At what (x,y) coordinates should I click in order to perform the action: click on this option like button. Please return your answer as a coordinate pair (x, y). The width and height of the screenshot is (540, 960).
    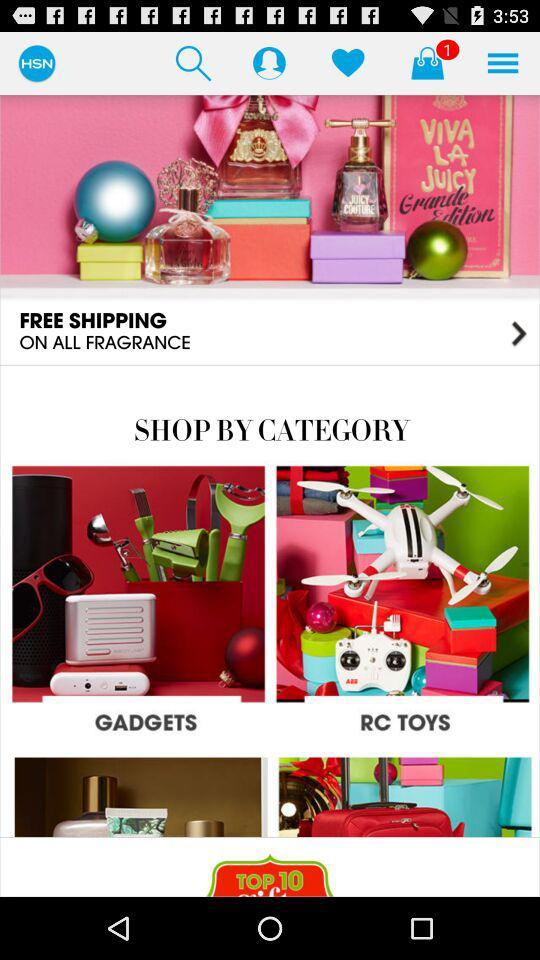
    Looking at the image, I should click on (347, 62).